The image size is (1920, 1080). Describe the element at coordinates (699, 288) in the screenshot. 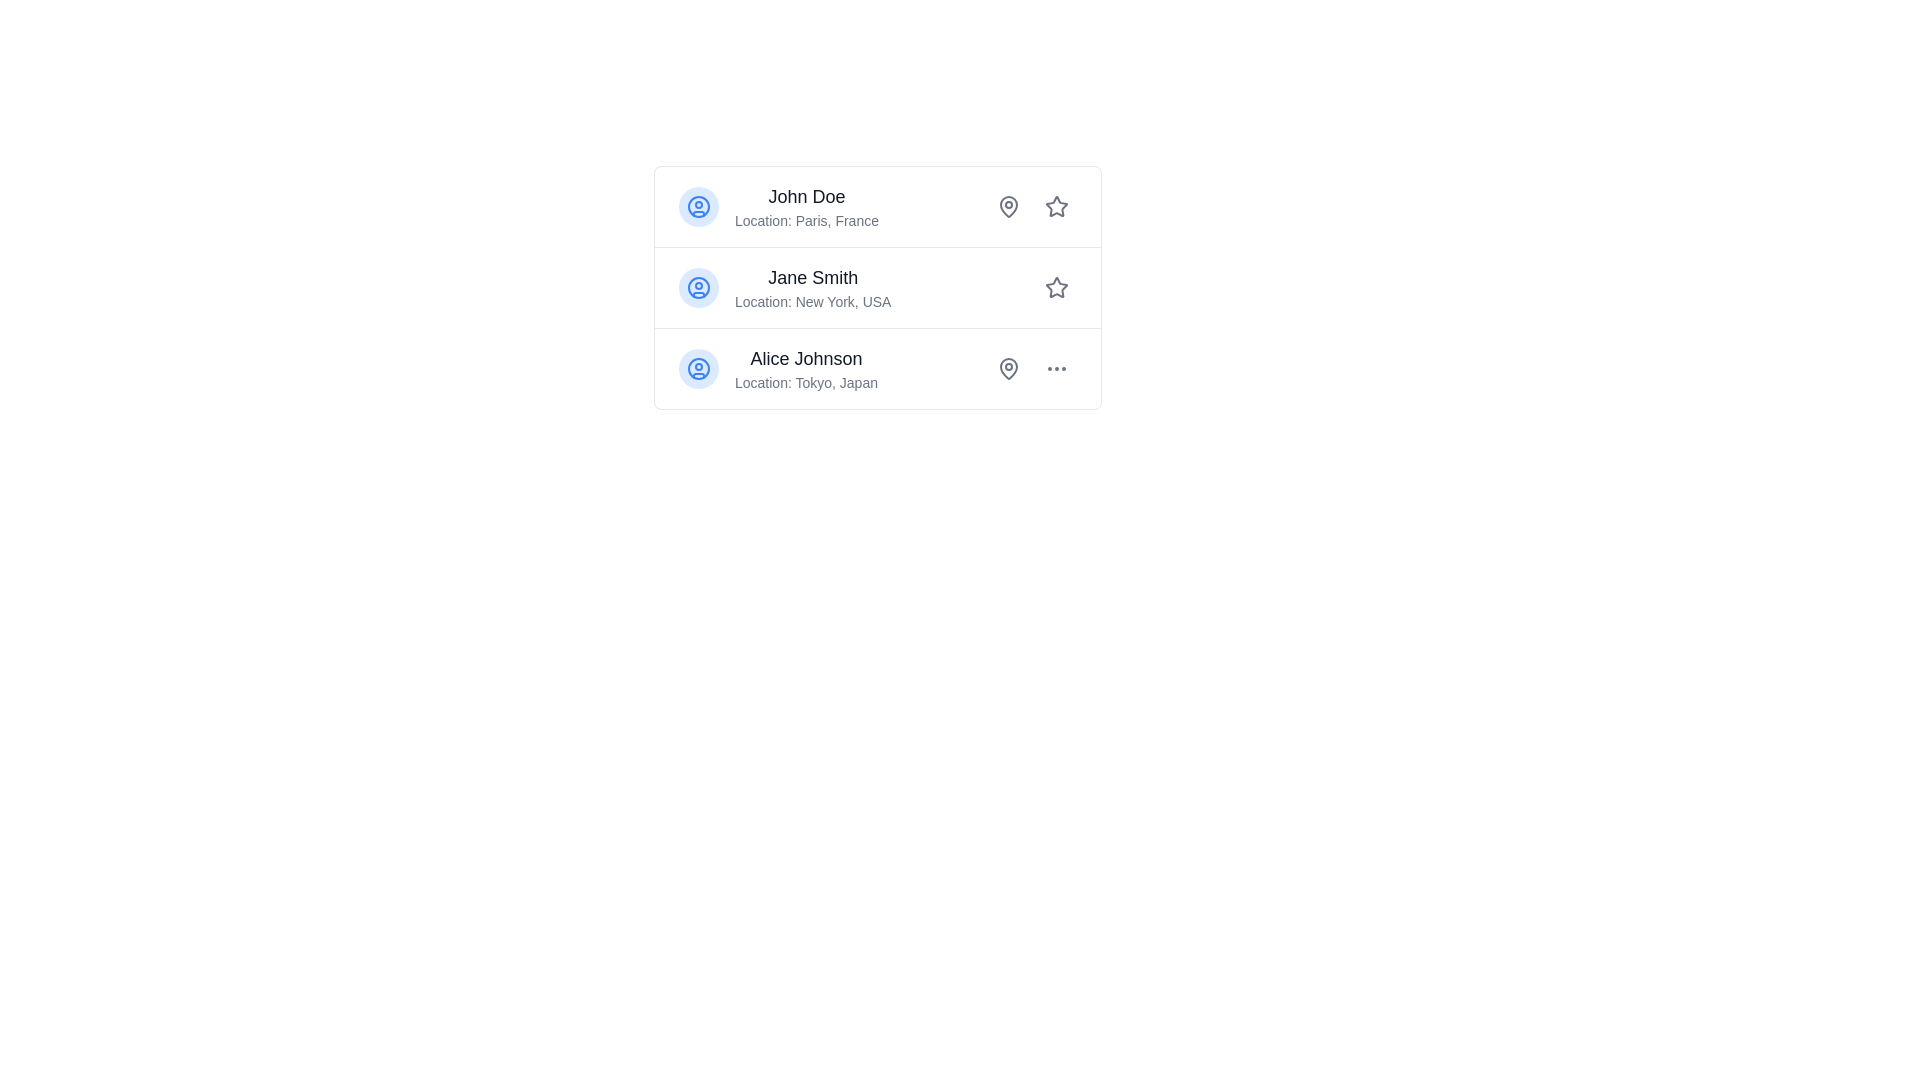

I see `the user profile icon representing 'Jane Smith', located to the left of the text 'Jane Smith' and 'Location: New York, USA'` at that location.